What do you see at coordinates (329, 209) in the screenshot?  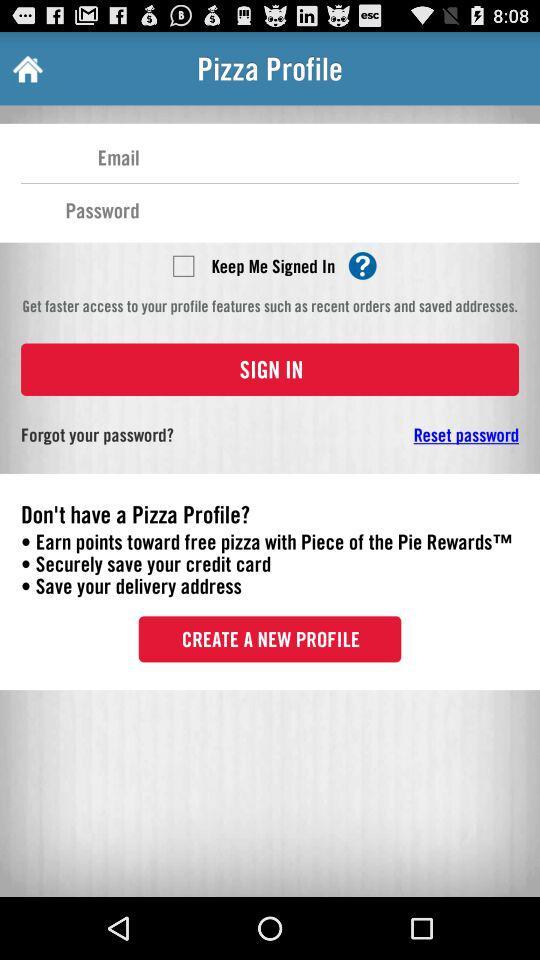 I see `password` at bounding box center [329, 209].